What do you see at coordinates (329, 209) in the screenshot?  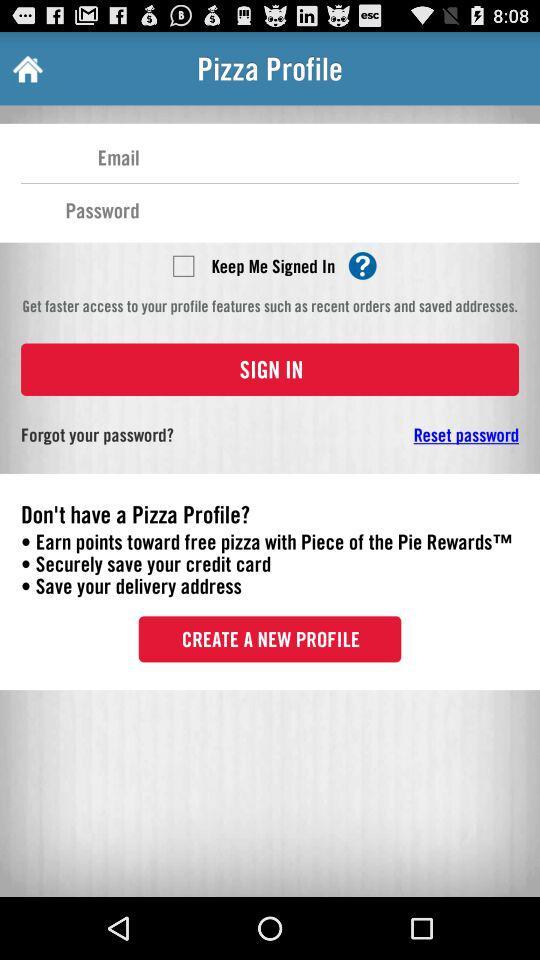 I see `password` at bounding box center [329, 209].